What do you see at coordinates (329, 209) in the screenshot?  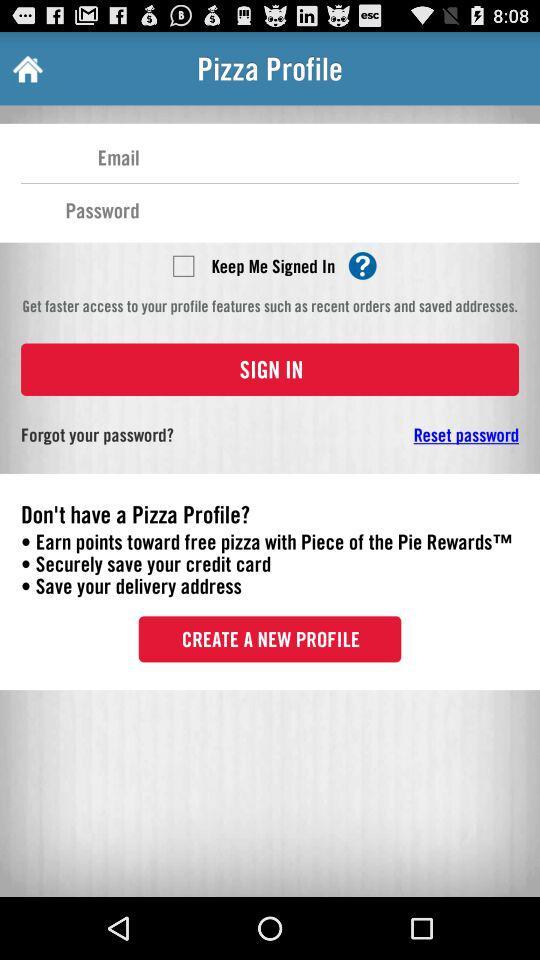 I see `password` at bounding box center [329, 209].